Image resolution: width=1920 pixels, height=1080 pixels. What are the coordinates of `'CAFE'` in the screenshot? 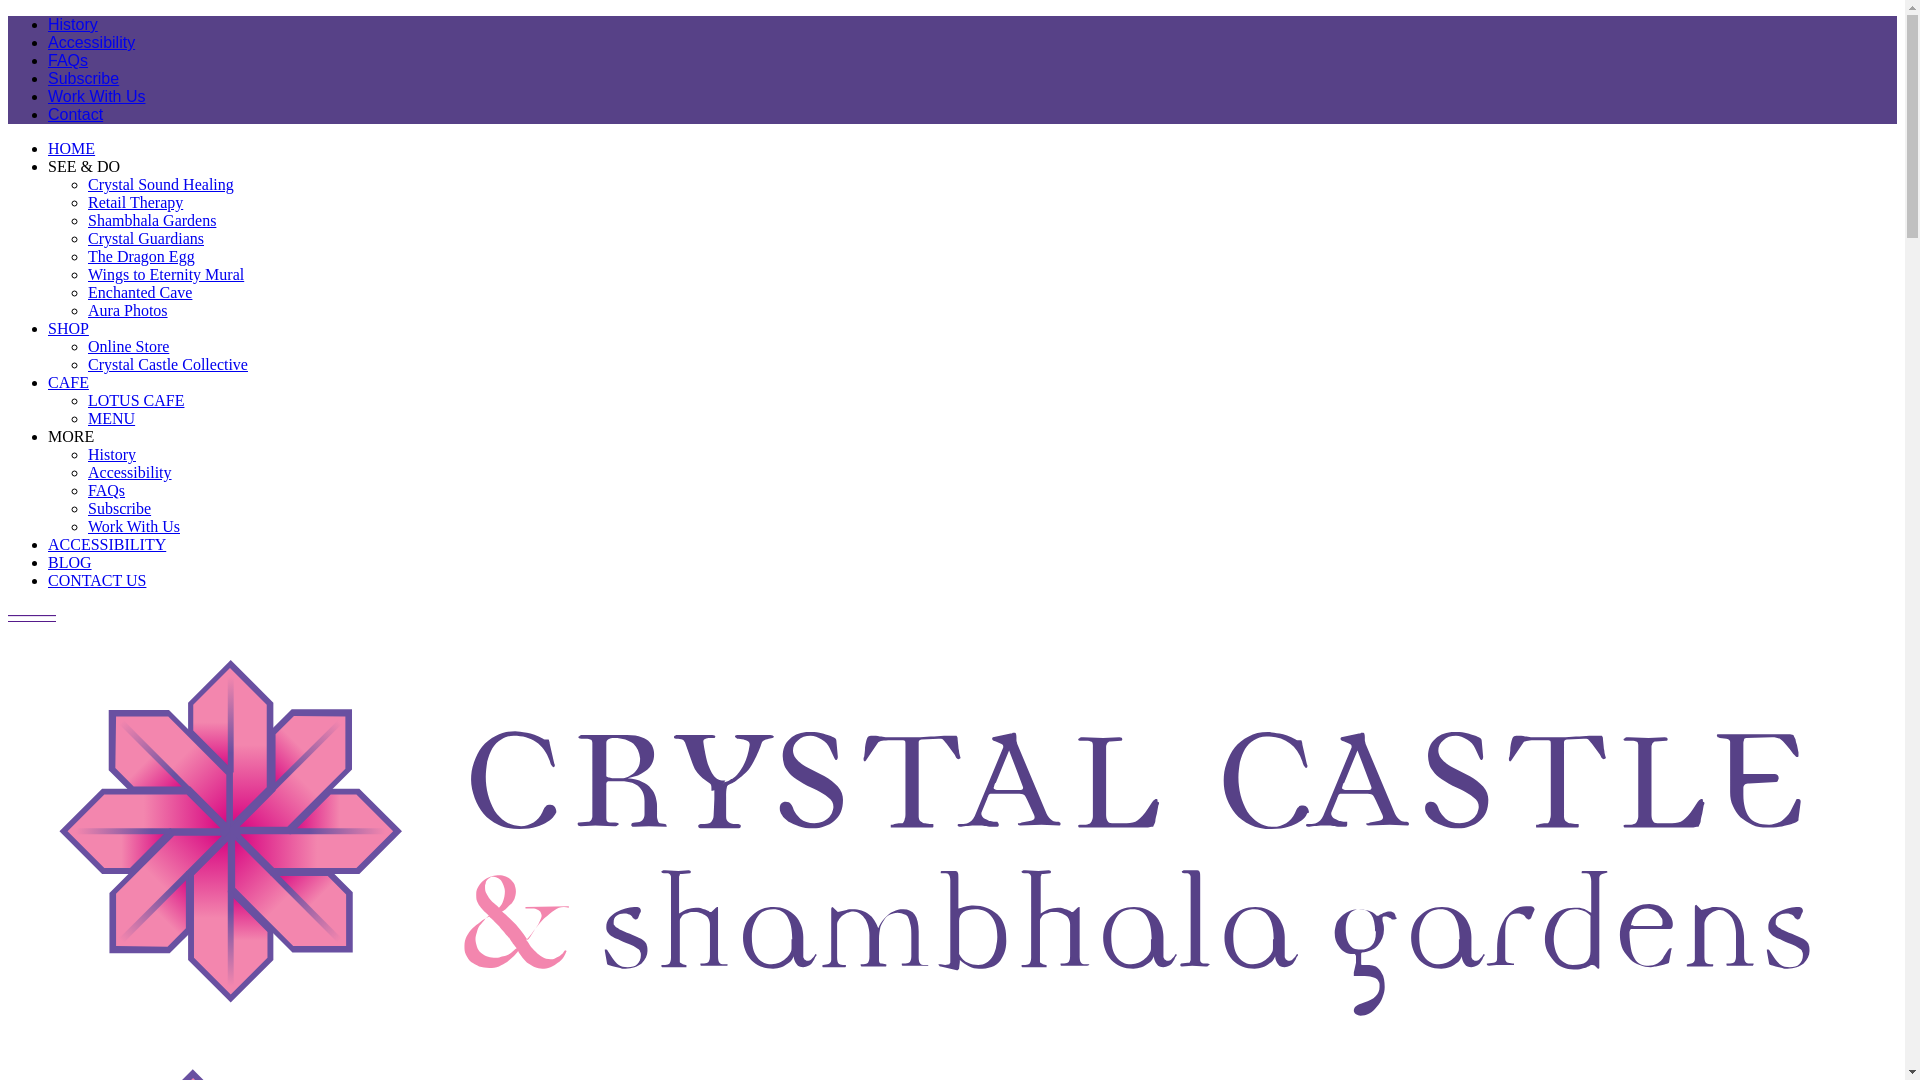 It's located at (68, 382).